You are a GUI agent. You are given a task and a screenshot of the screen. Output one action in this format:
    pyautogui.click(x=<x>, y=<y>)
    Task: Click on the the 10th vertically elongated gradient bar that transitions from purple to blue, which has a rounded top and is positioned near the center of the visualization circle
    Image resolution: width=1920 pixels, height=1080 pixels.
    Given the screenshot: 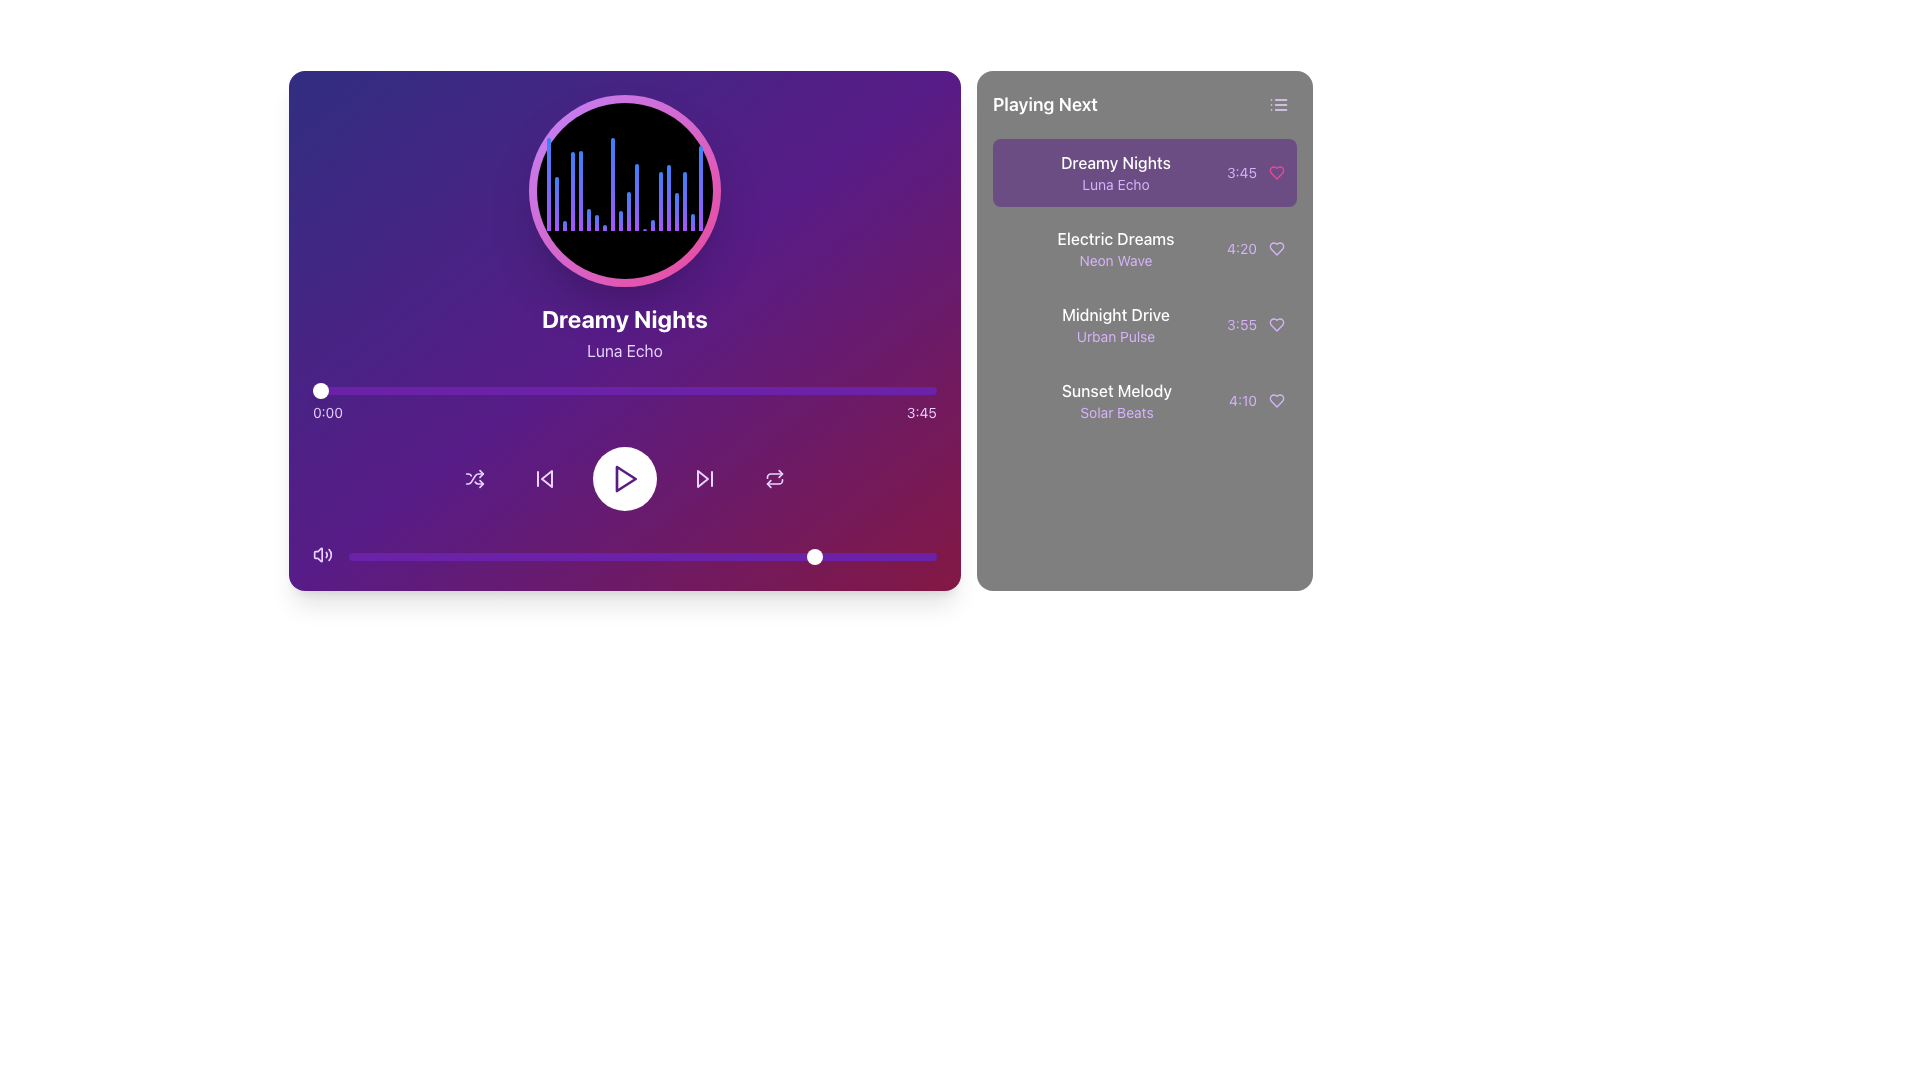 What is the action you would take?
    pyautogui.click(x=619, y=221)
    